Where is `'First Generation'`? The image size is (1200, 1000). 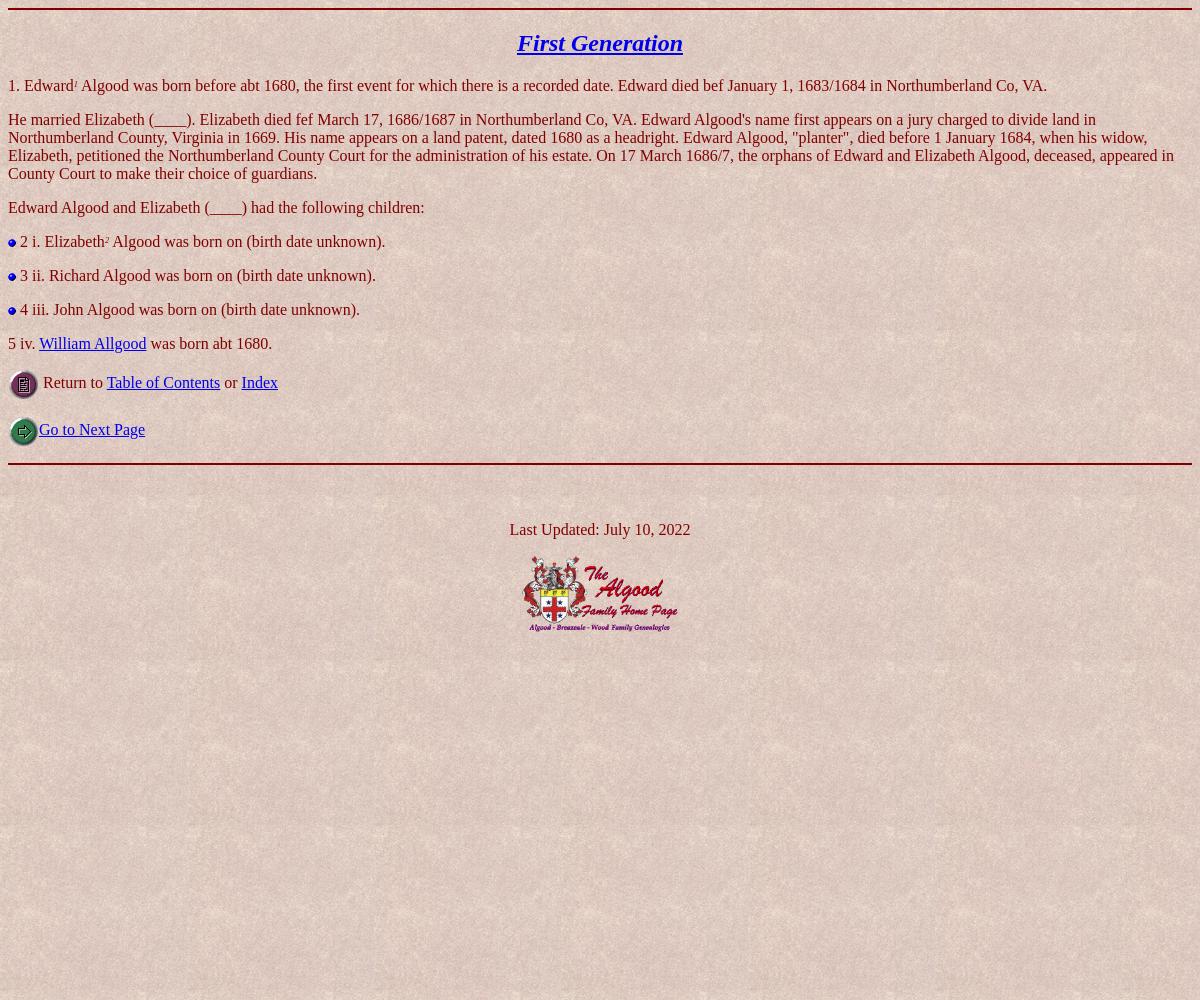 'First Generation' is located at coordinates (515, 42).